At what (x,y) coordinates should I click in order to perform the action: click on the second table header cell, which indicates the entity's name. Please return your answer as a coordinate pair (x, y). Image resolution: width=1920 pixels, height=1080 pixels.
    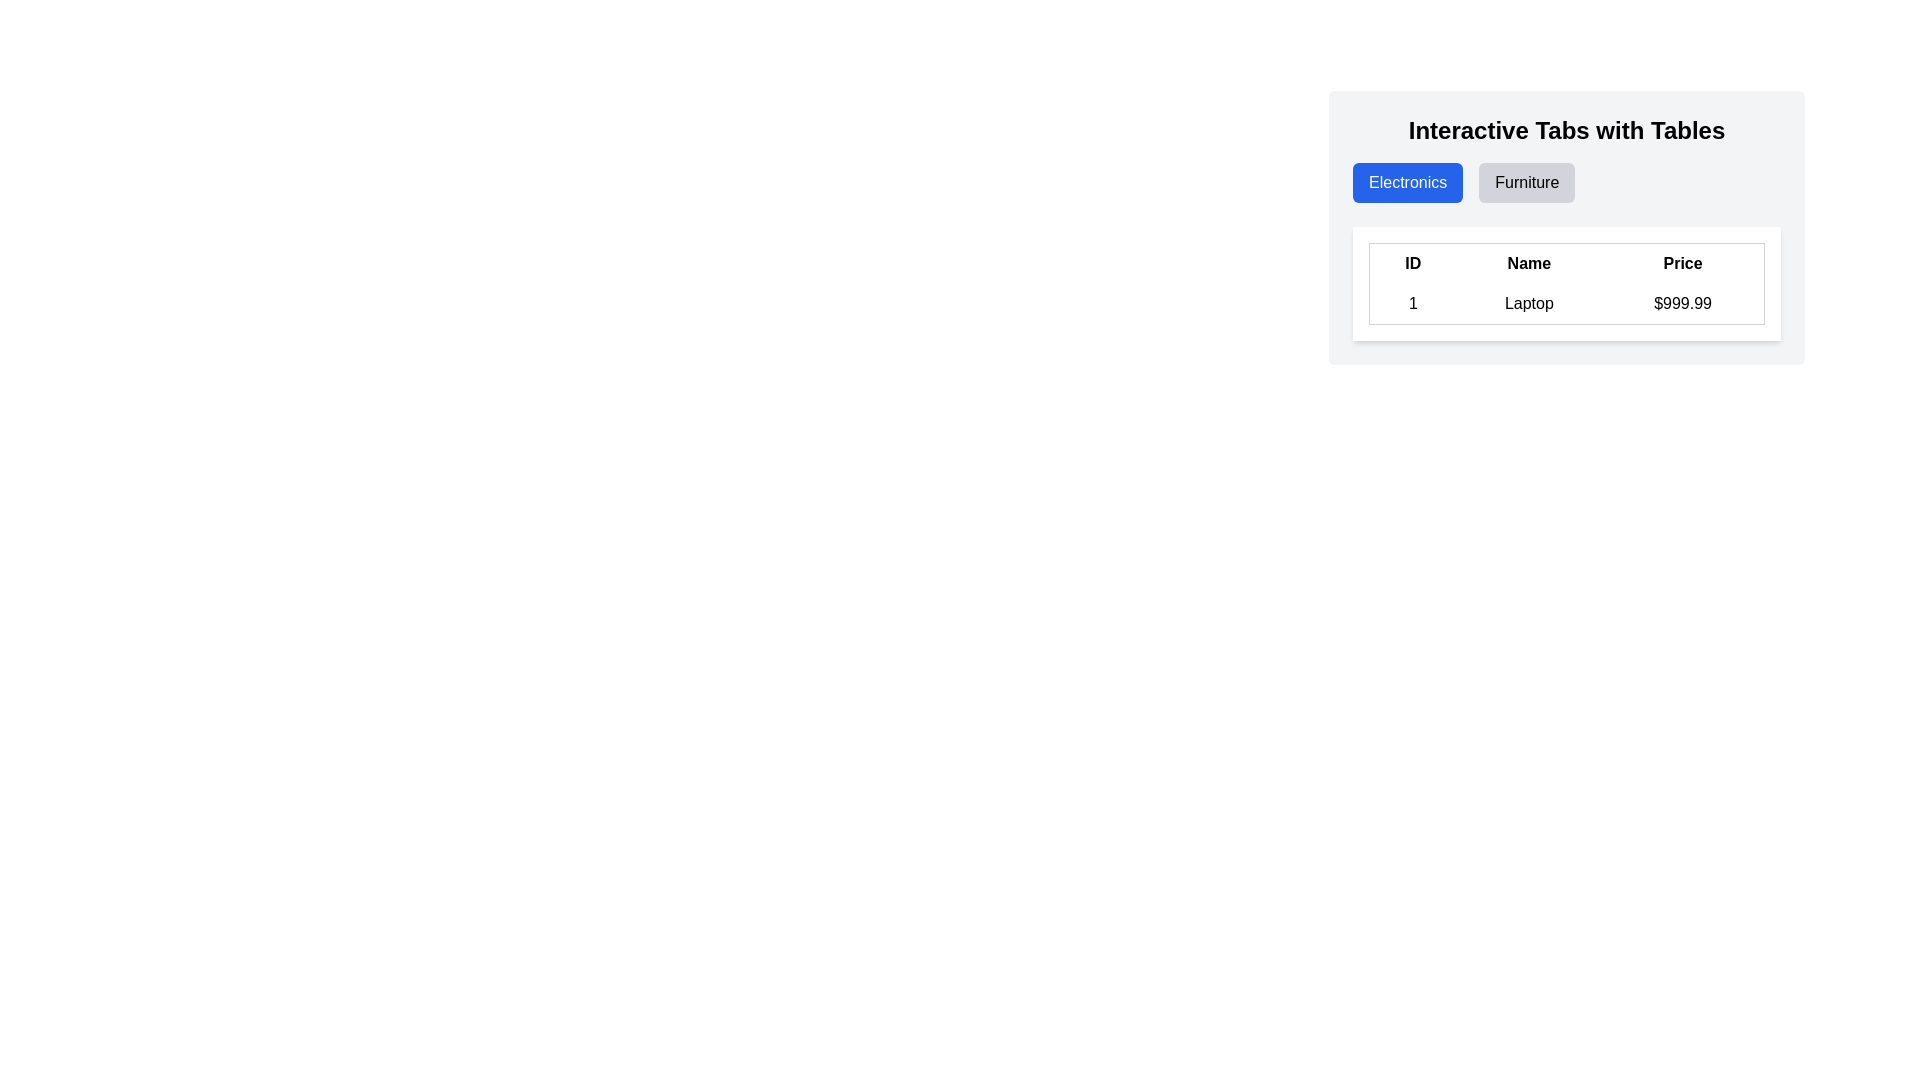
    Looking at the image, I should click on (1528, 262).